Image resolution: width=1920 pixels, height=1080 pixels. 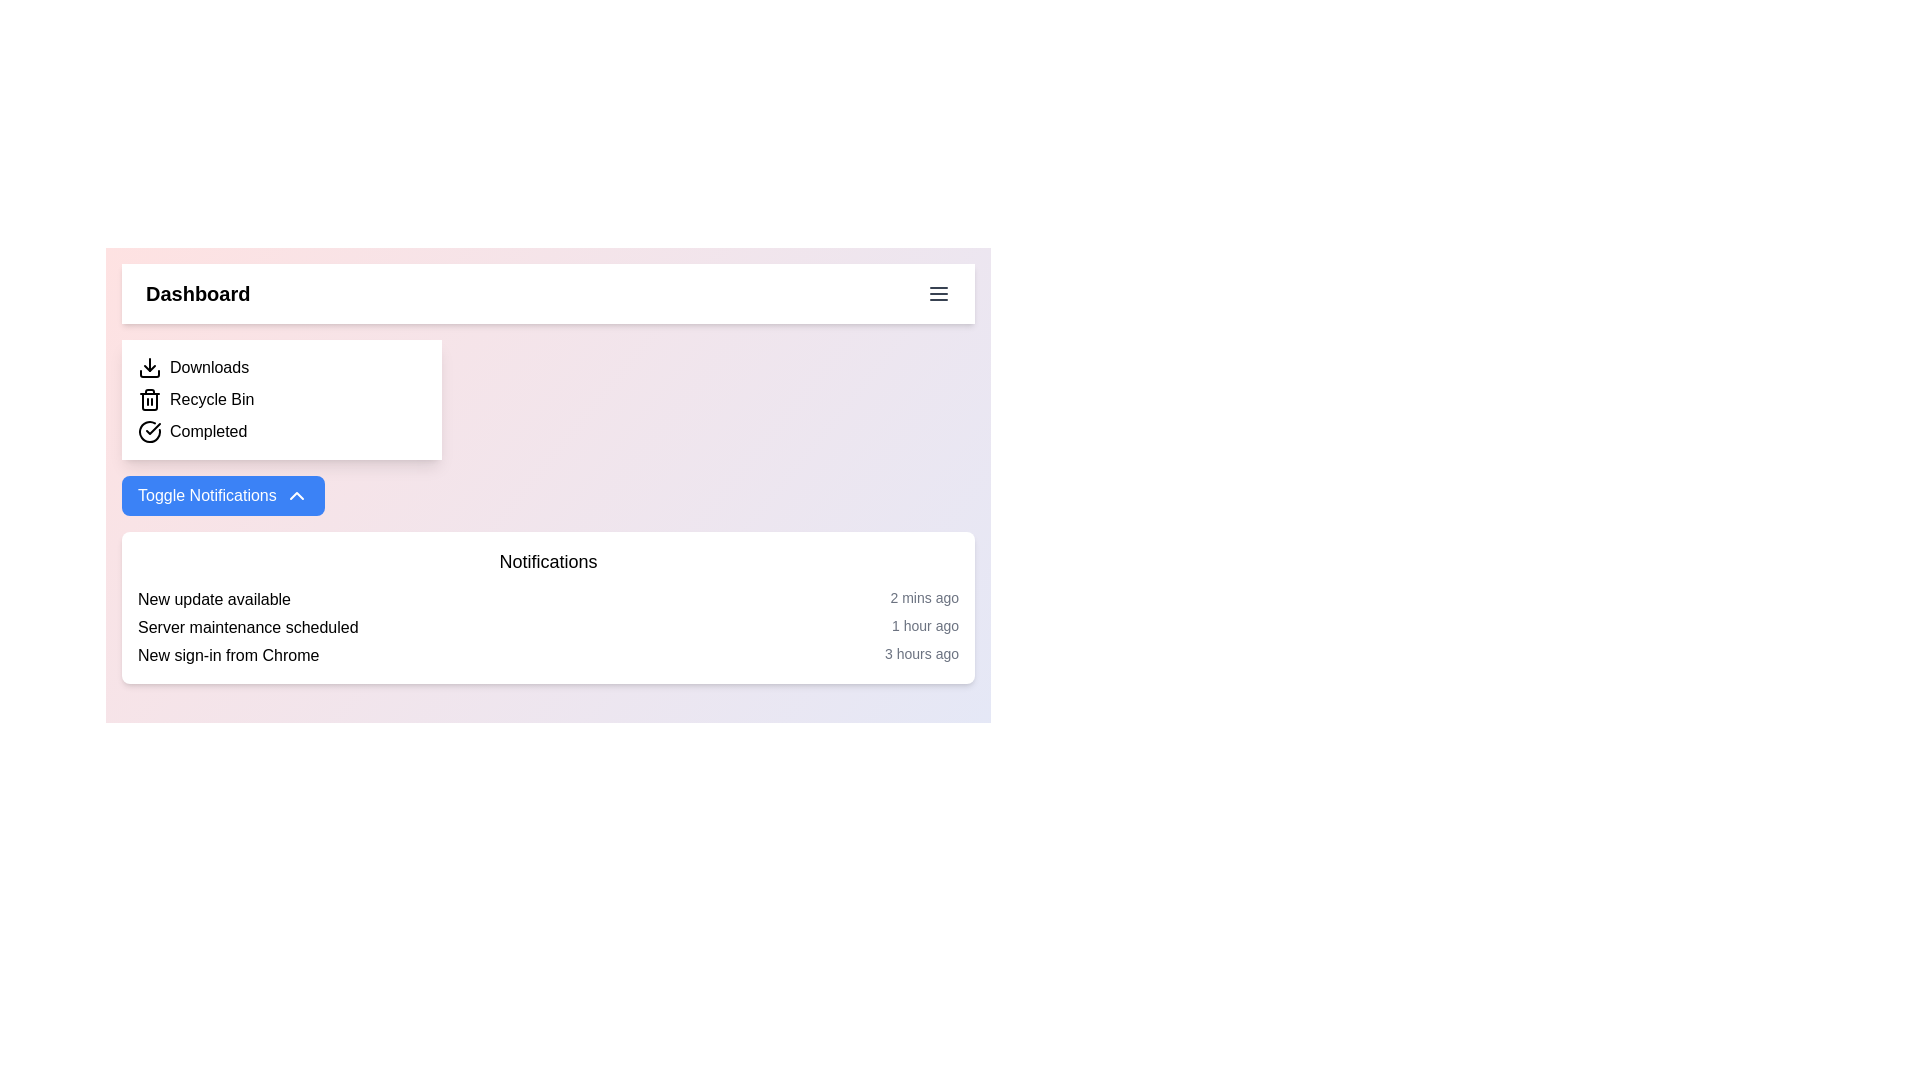 I want to click on the 'Recycle Bin' item in the dashboard list, so click(x=281, y=400).